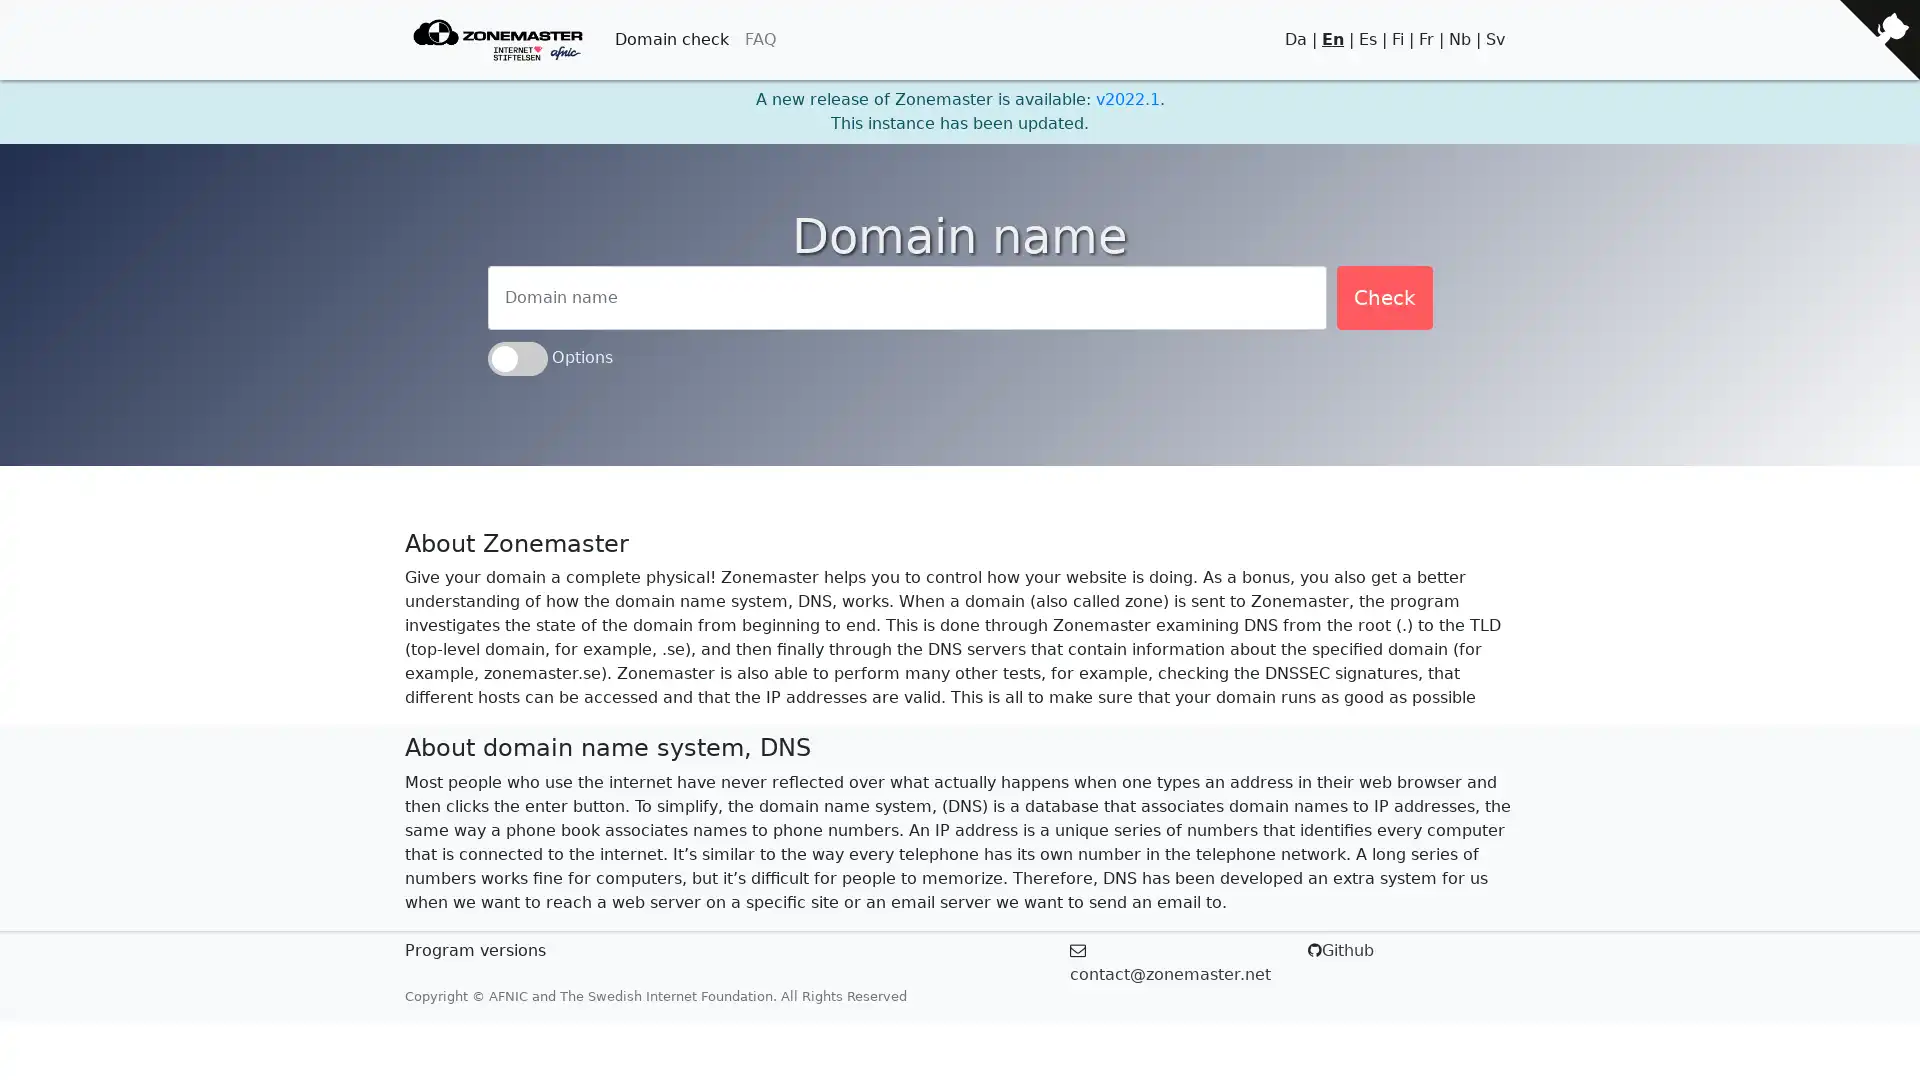  Describe the element at coordinates (1382, 297) in the screenshot. I see `Check` at that location.